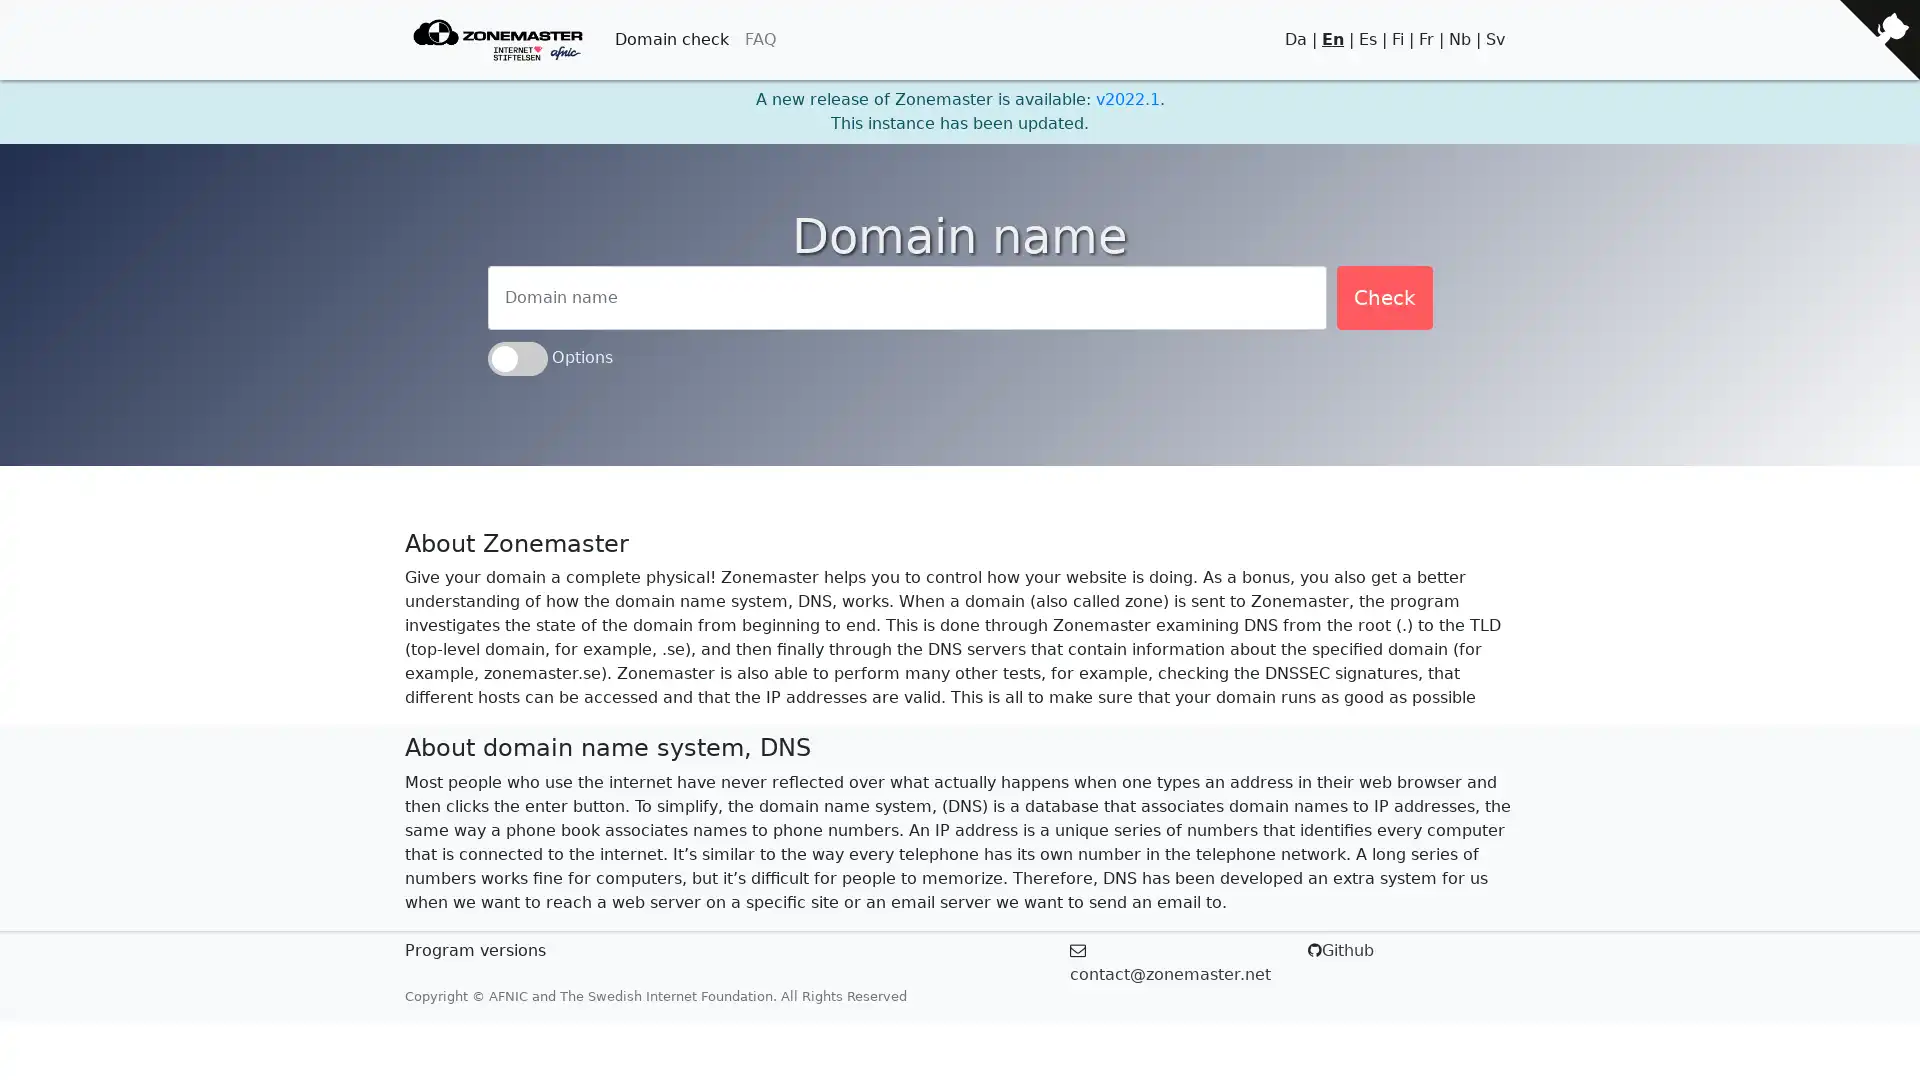  Describe the element at coordinates (1382, 297) in the screenshot. I see `Check` at that location.